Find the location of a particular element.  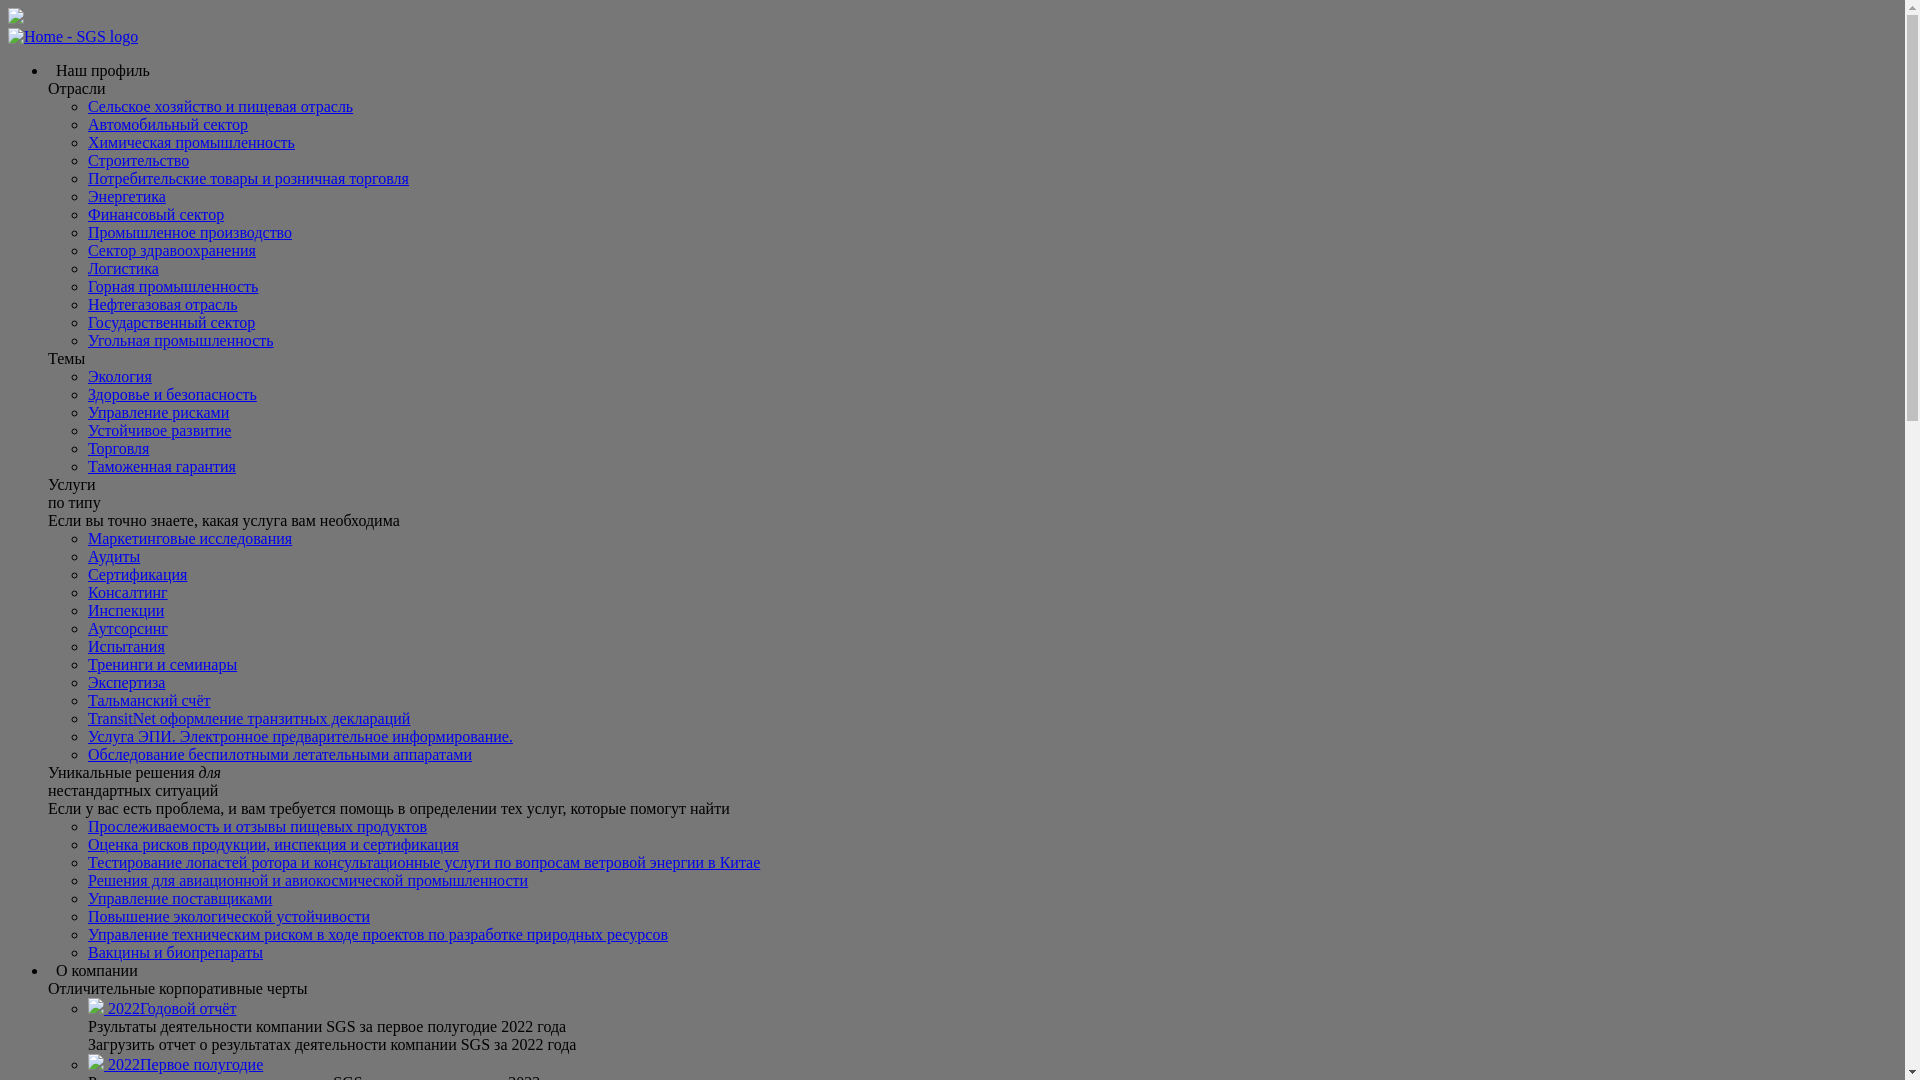

'Home - SGS logo' is located at coordinates (72, 37).